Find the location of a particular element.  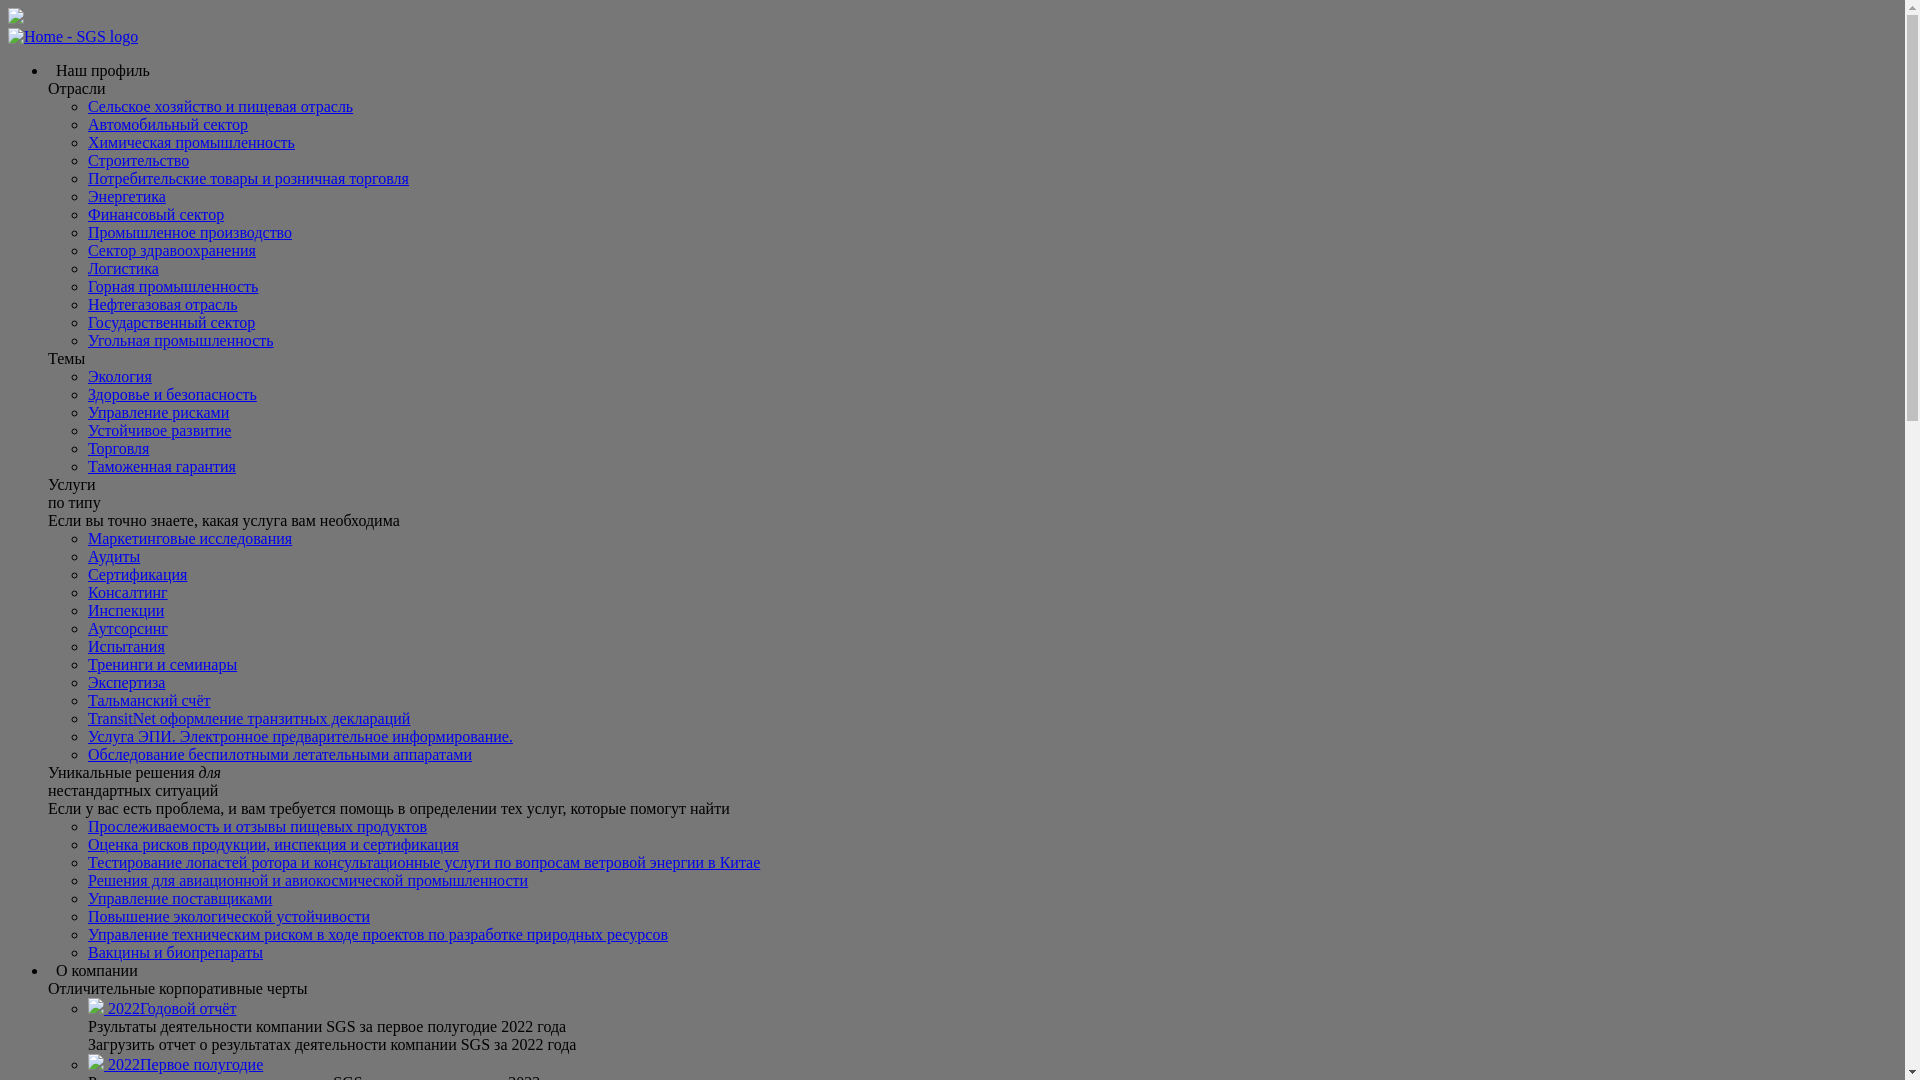

'Home - SGS logo' is located at coordinates (72, 37).